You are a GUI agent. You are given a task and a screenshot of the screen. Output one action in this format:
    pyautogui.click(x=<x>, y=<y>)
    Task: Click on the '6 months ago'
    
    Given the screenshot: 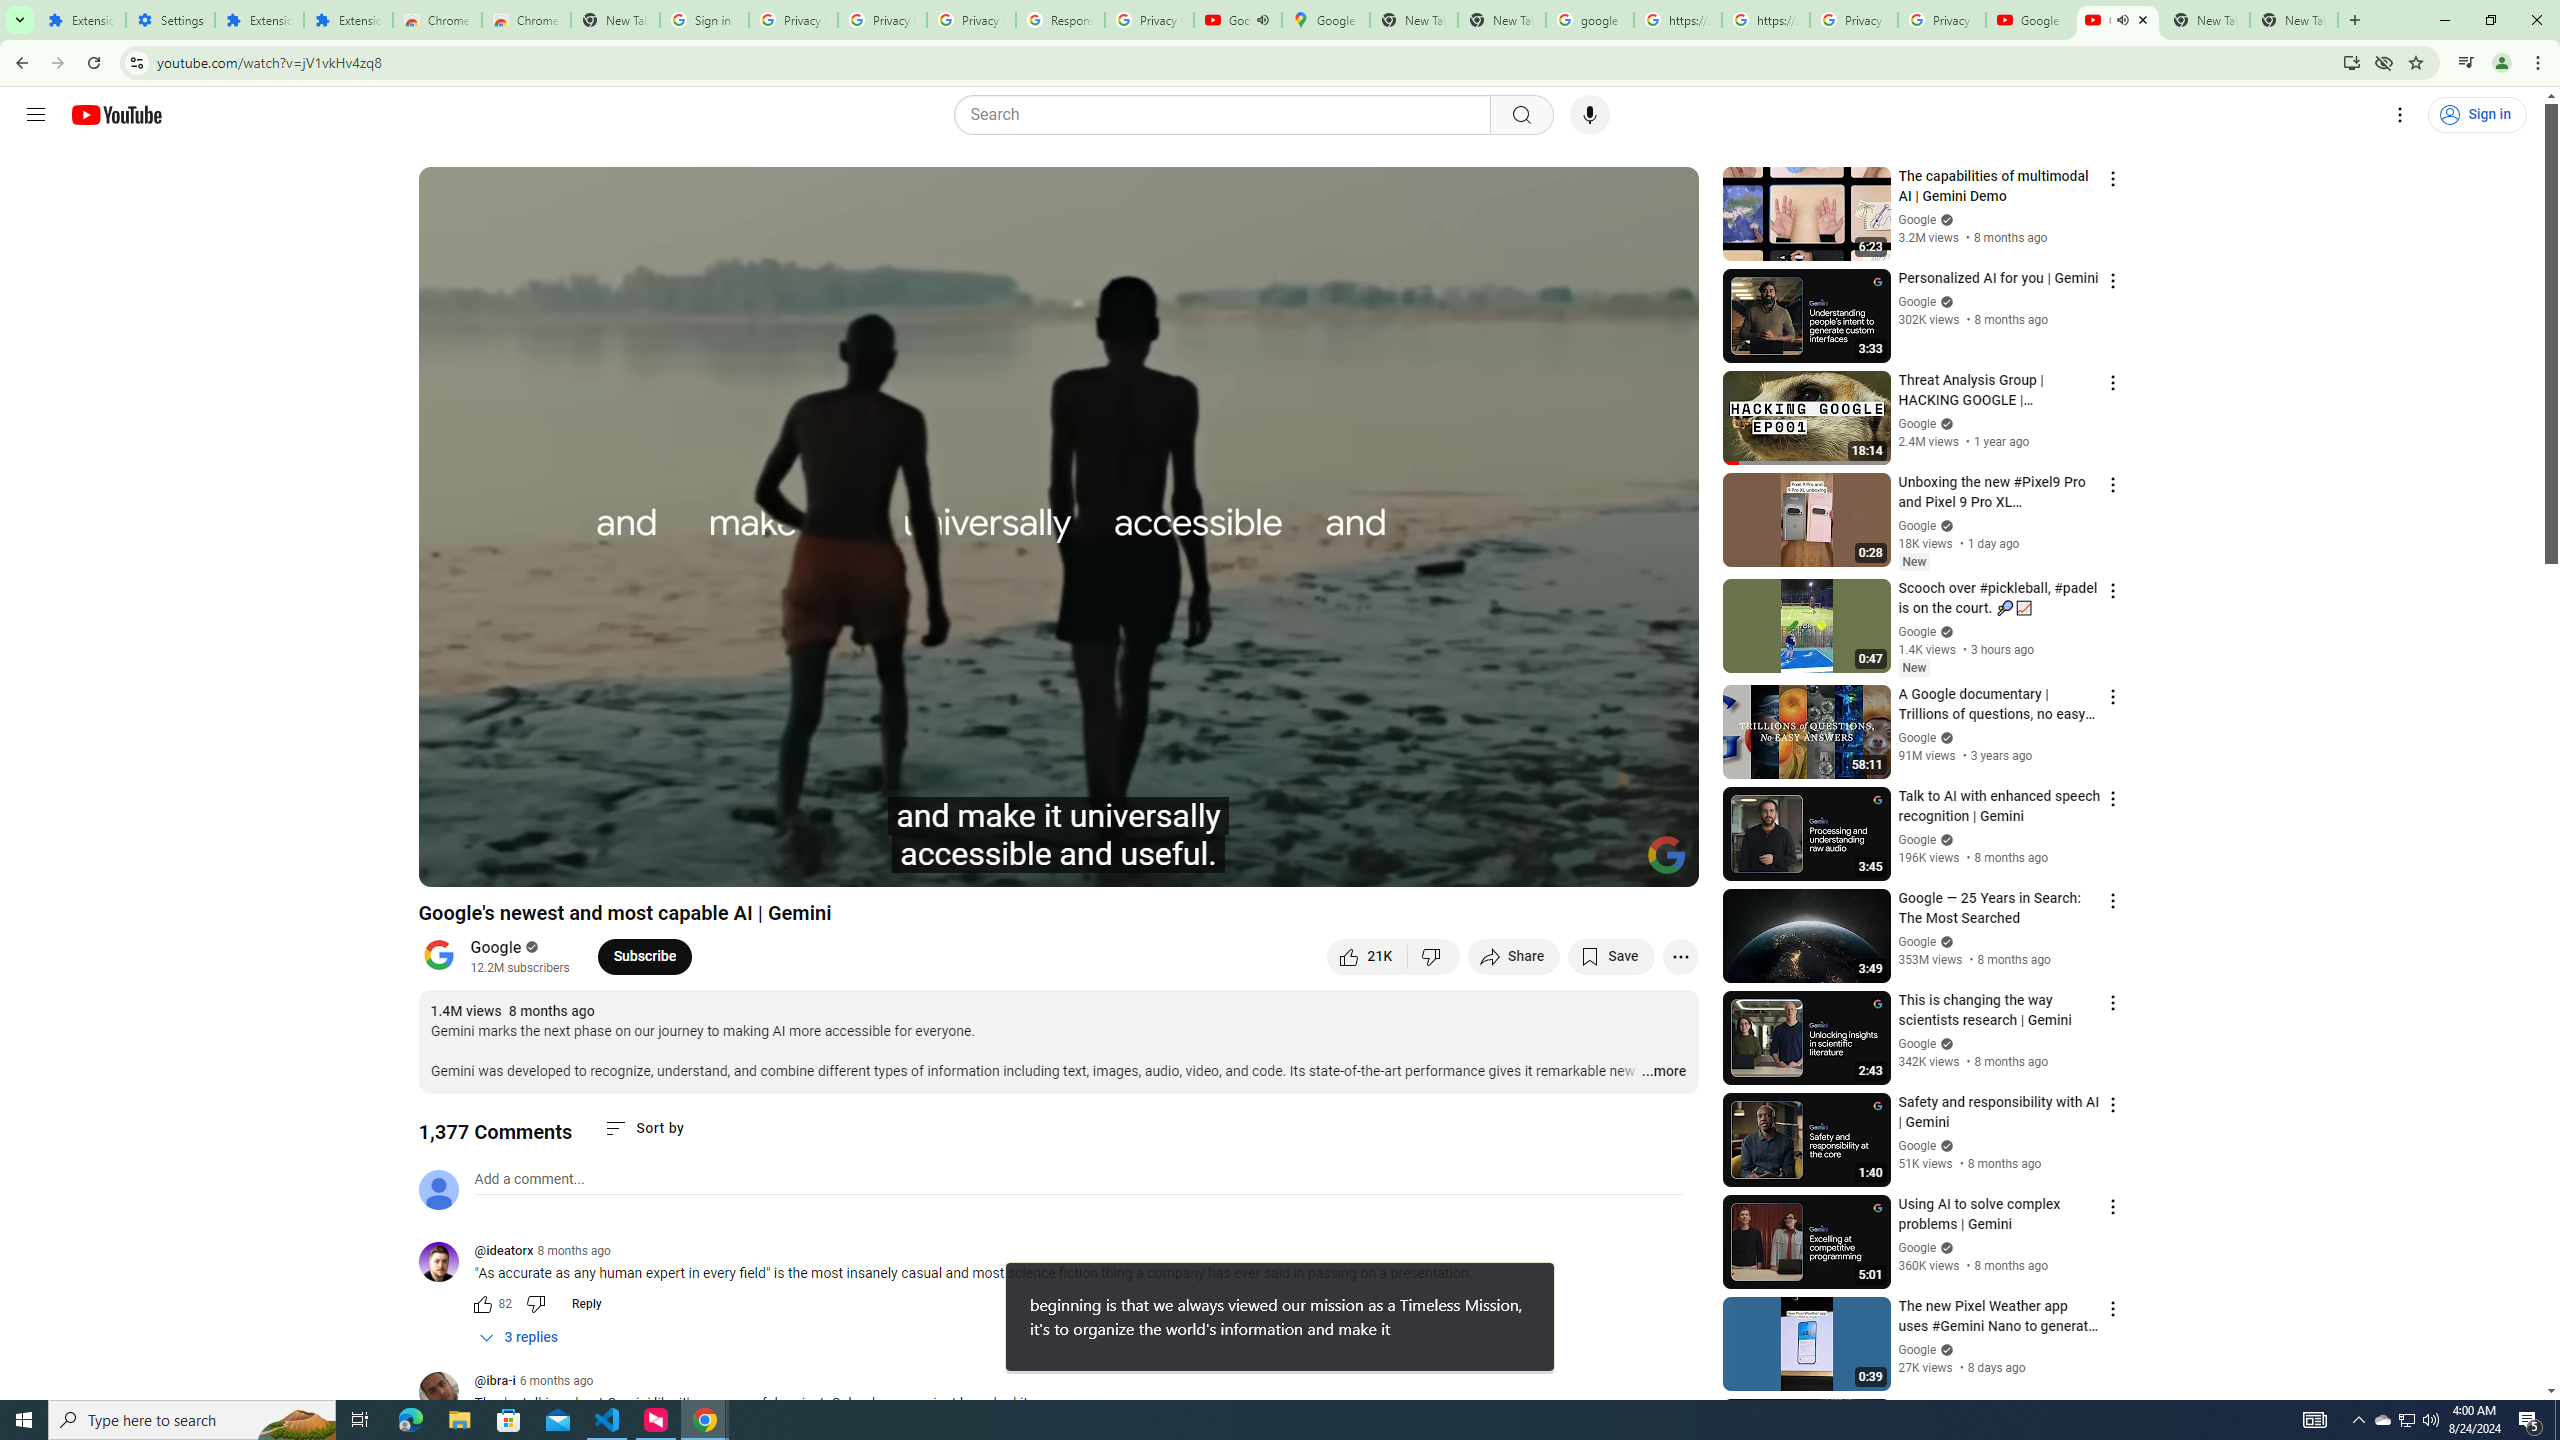 What is the action you would take?
    pyautogui.click(x=555, y=1379)
    